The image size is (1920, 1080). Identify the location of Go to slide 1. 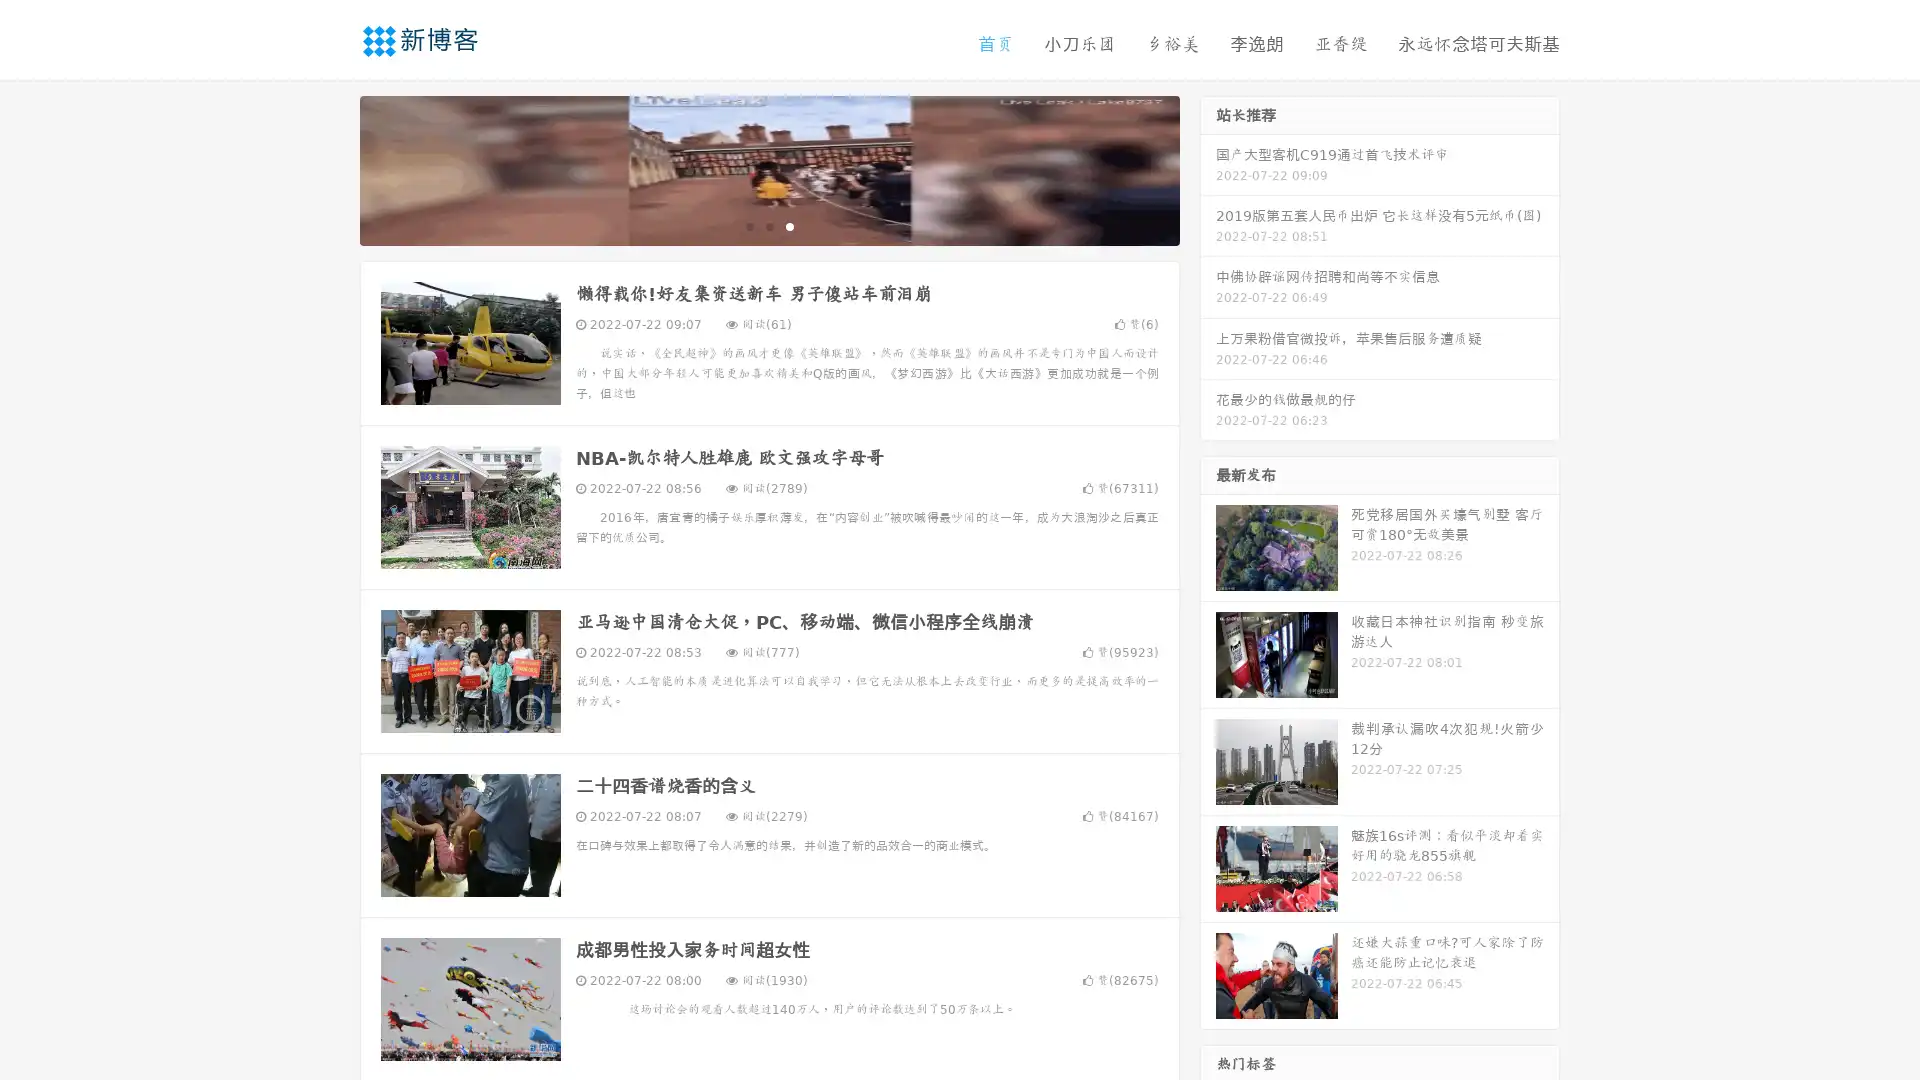
(748, 225).